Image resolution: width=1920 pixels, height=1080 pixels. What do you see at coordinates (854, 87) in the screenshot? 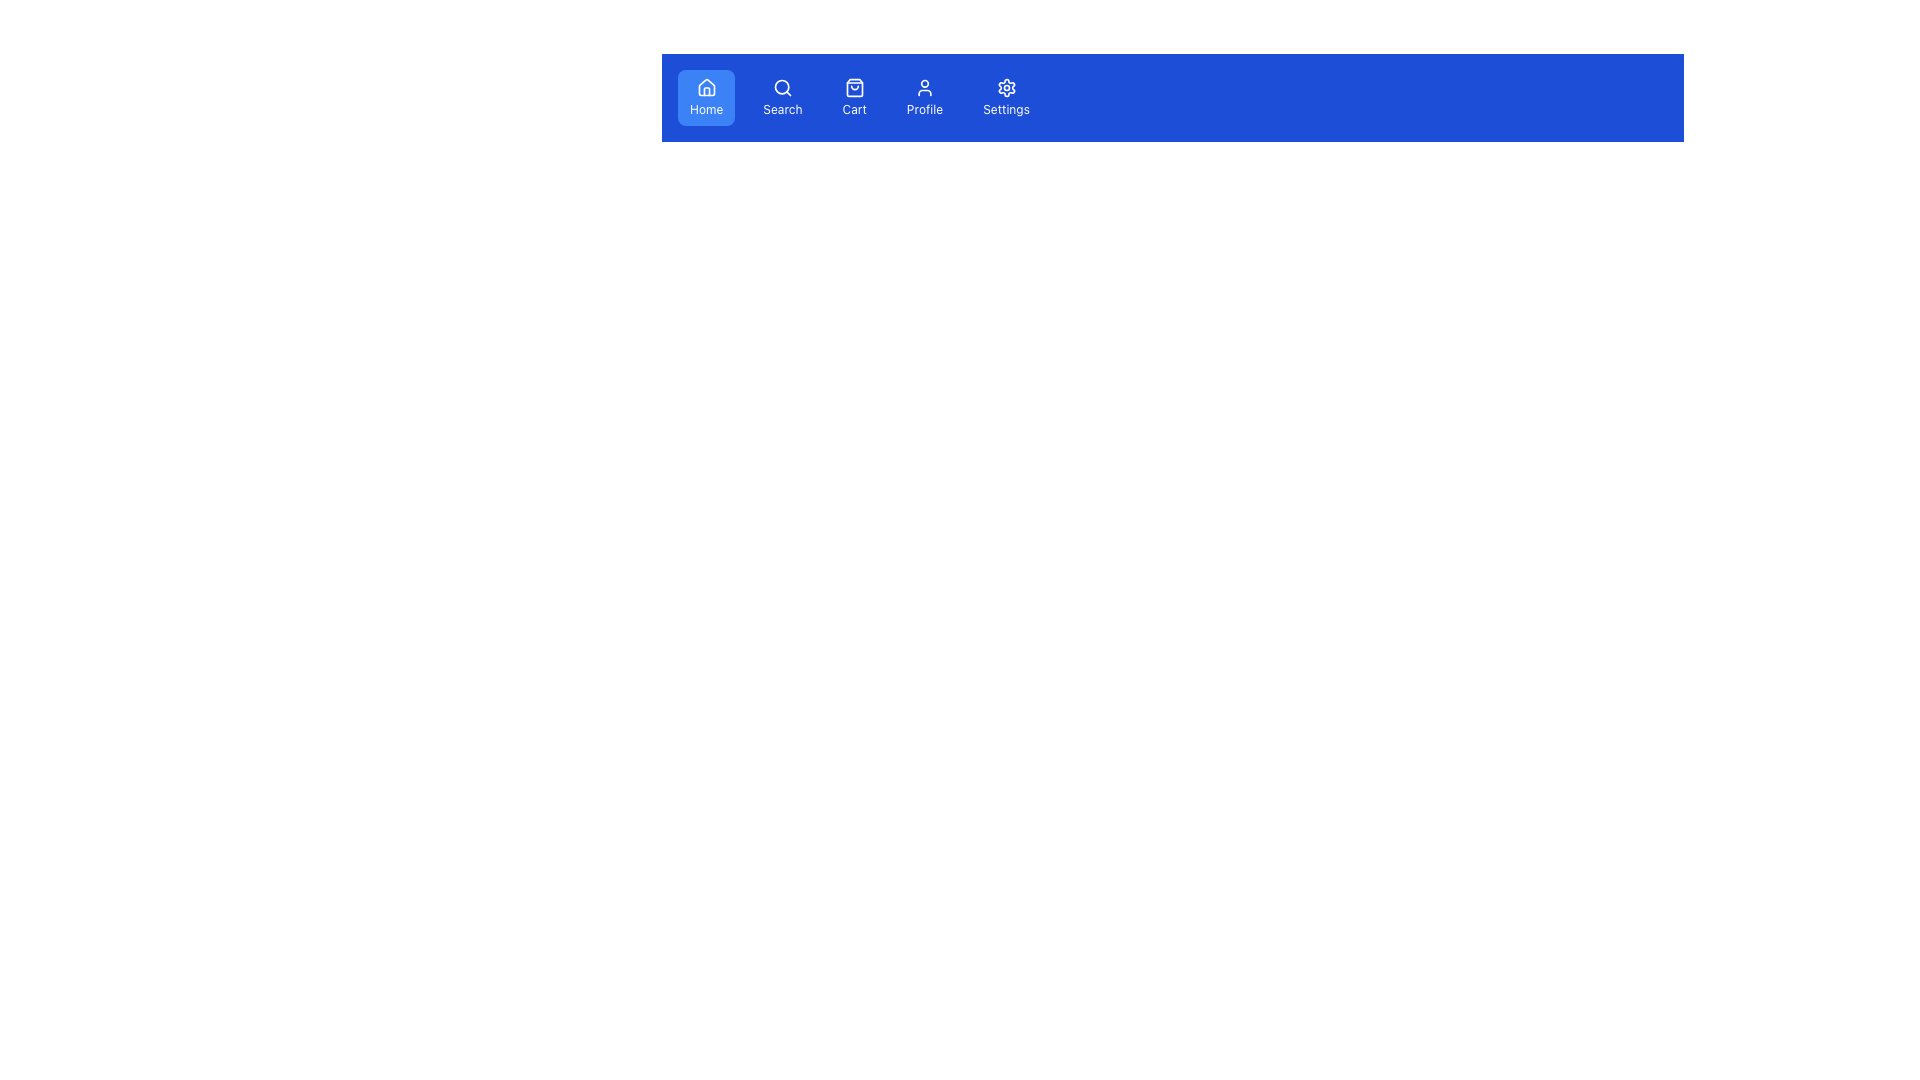
I see `the shopping cart icon located in the top navigation bar, between the 'Search' and 'Profile' components` at bounding box center [854, 87].